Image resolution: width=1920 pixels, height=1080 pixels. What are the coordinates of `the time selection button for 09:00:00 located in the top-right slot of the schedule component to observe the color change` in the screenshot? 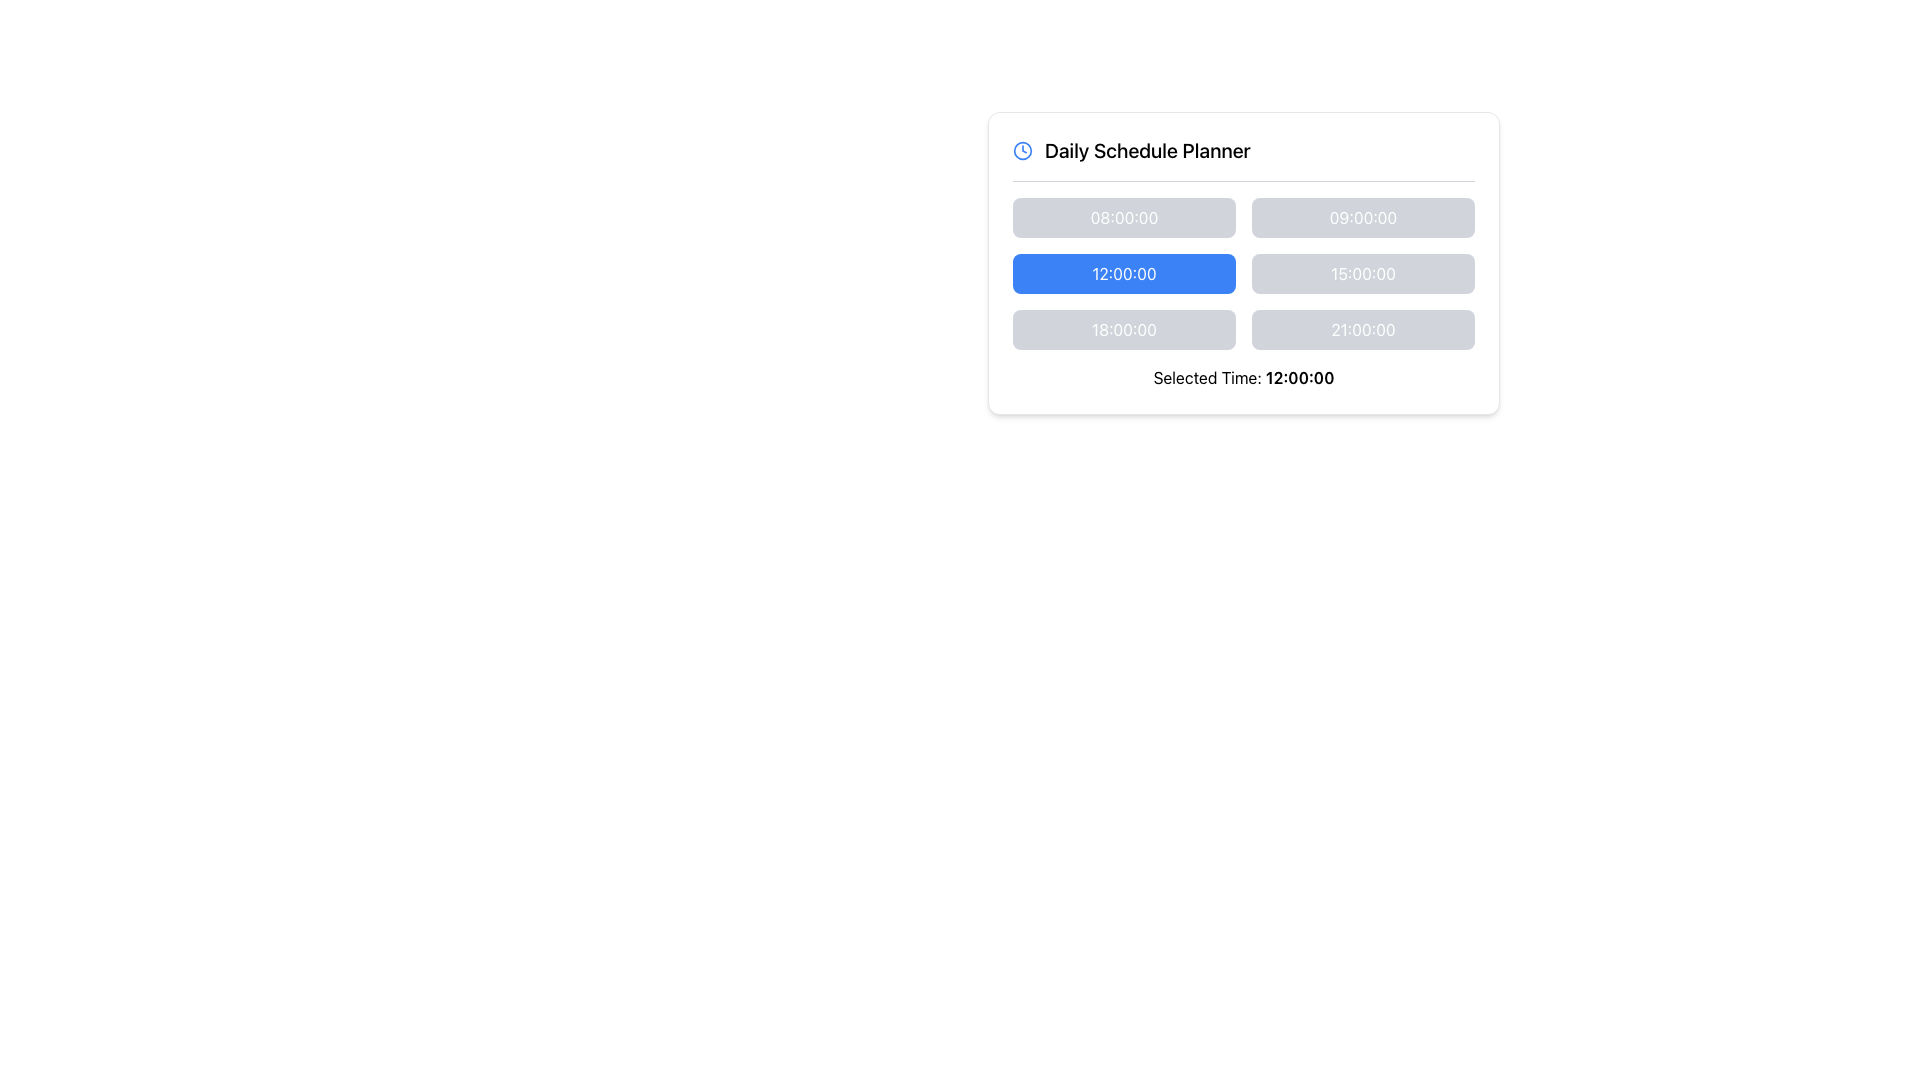 It's located at (1362, 218).